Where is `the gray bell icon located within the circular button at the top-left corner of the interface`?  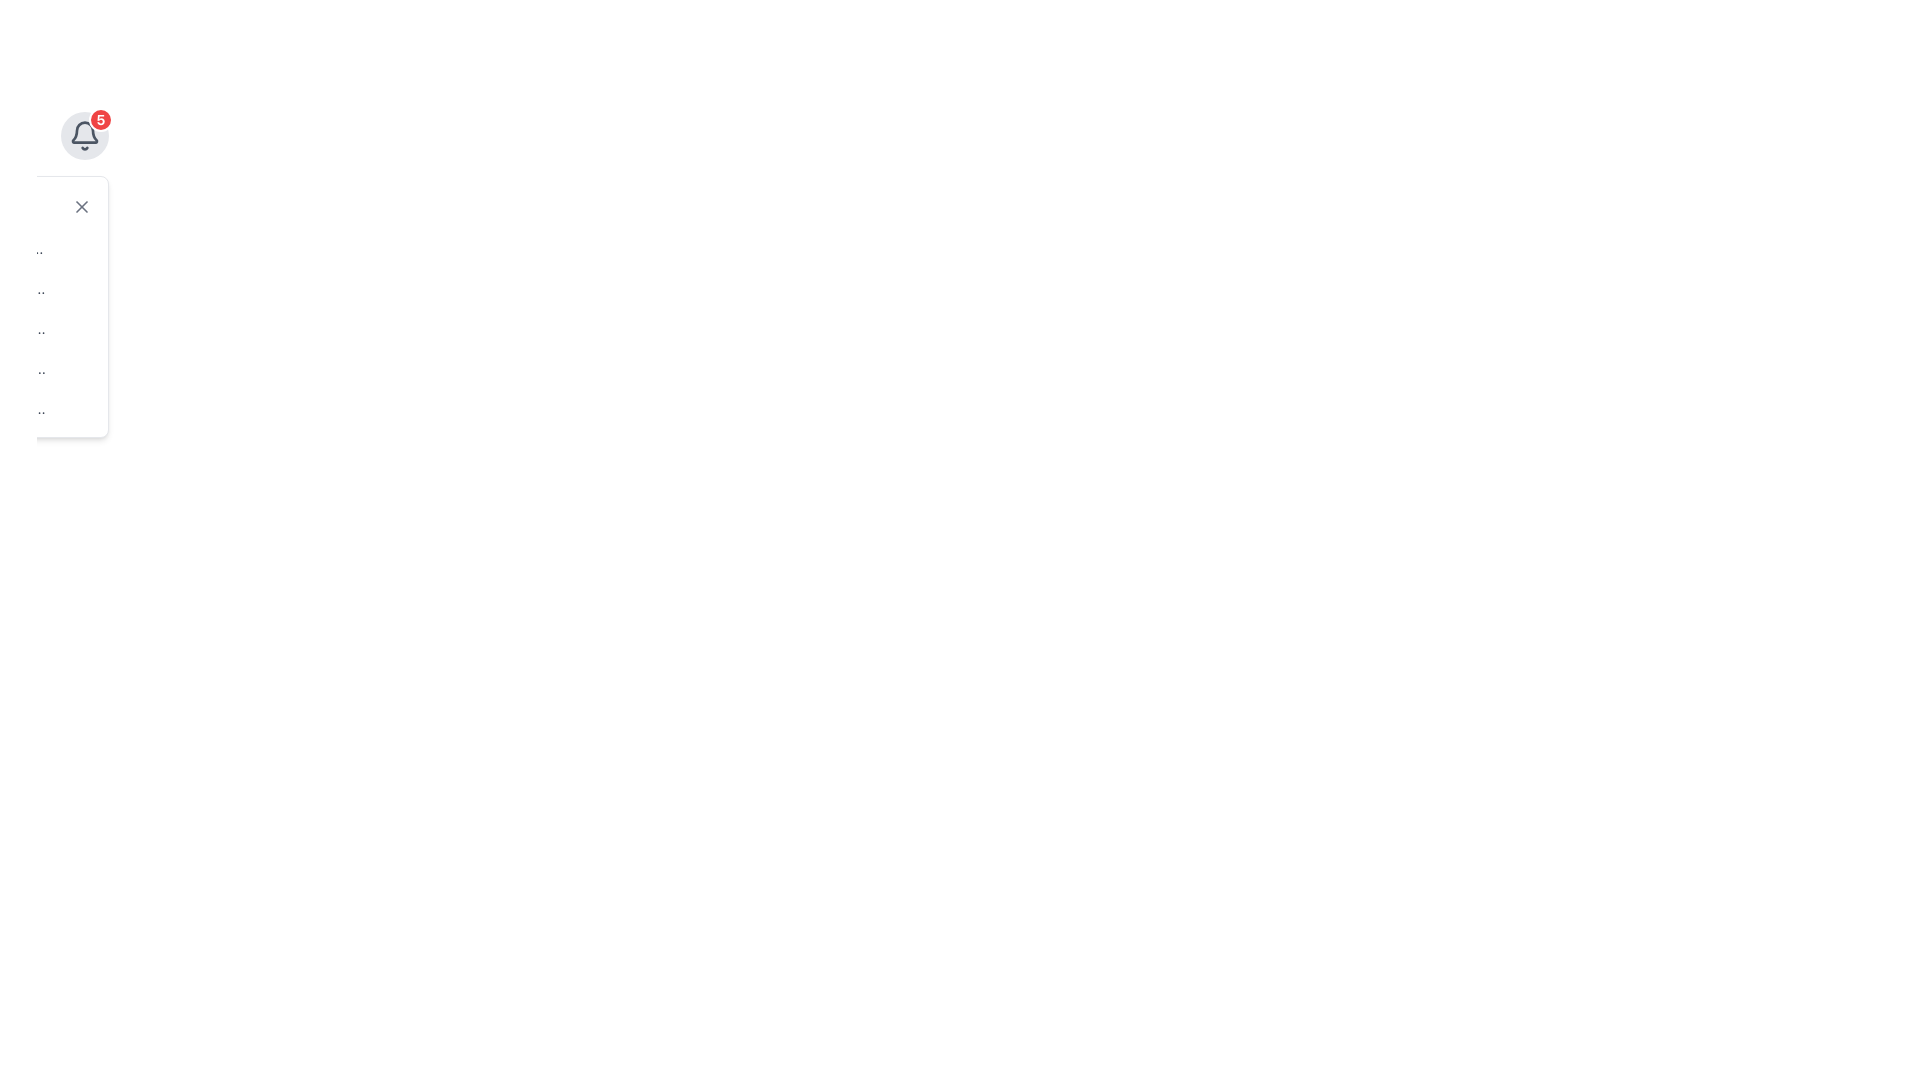 the gray bell icon located within the circular button at the top-left corner of the interface is located at coordinates (84, 135).